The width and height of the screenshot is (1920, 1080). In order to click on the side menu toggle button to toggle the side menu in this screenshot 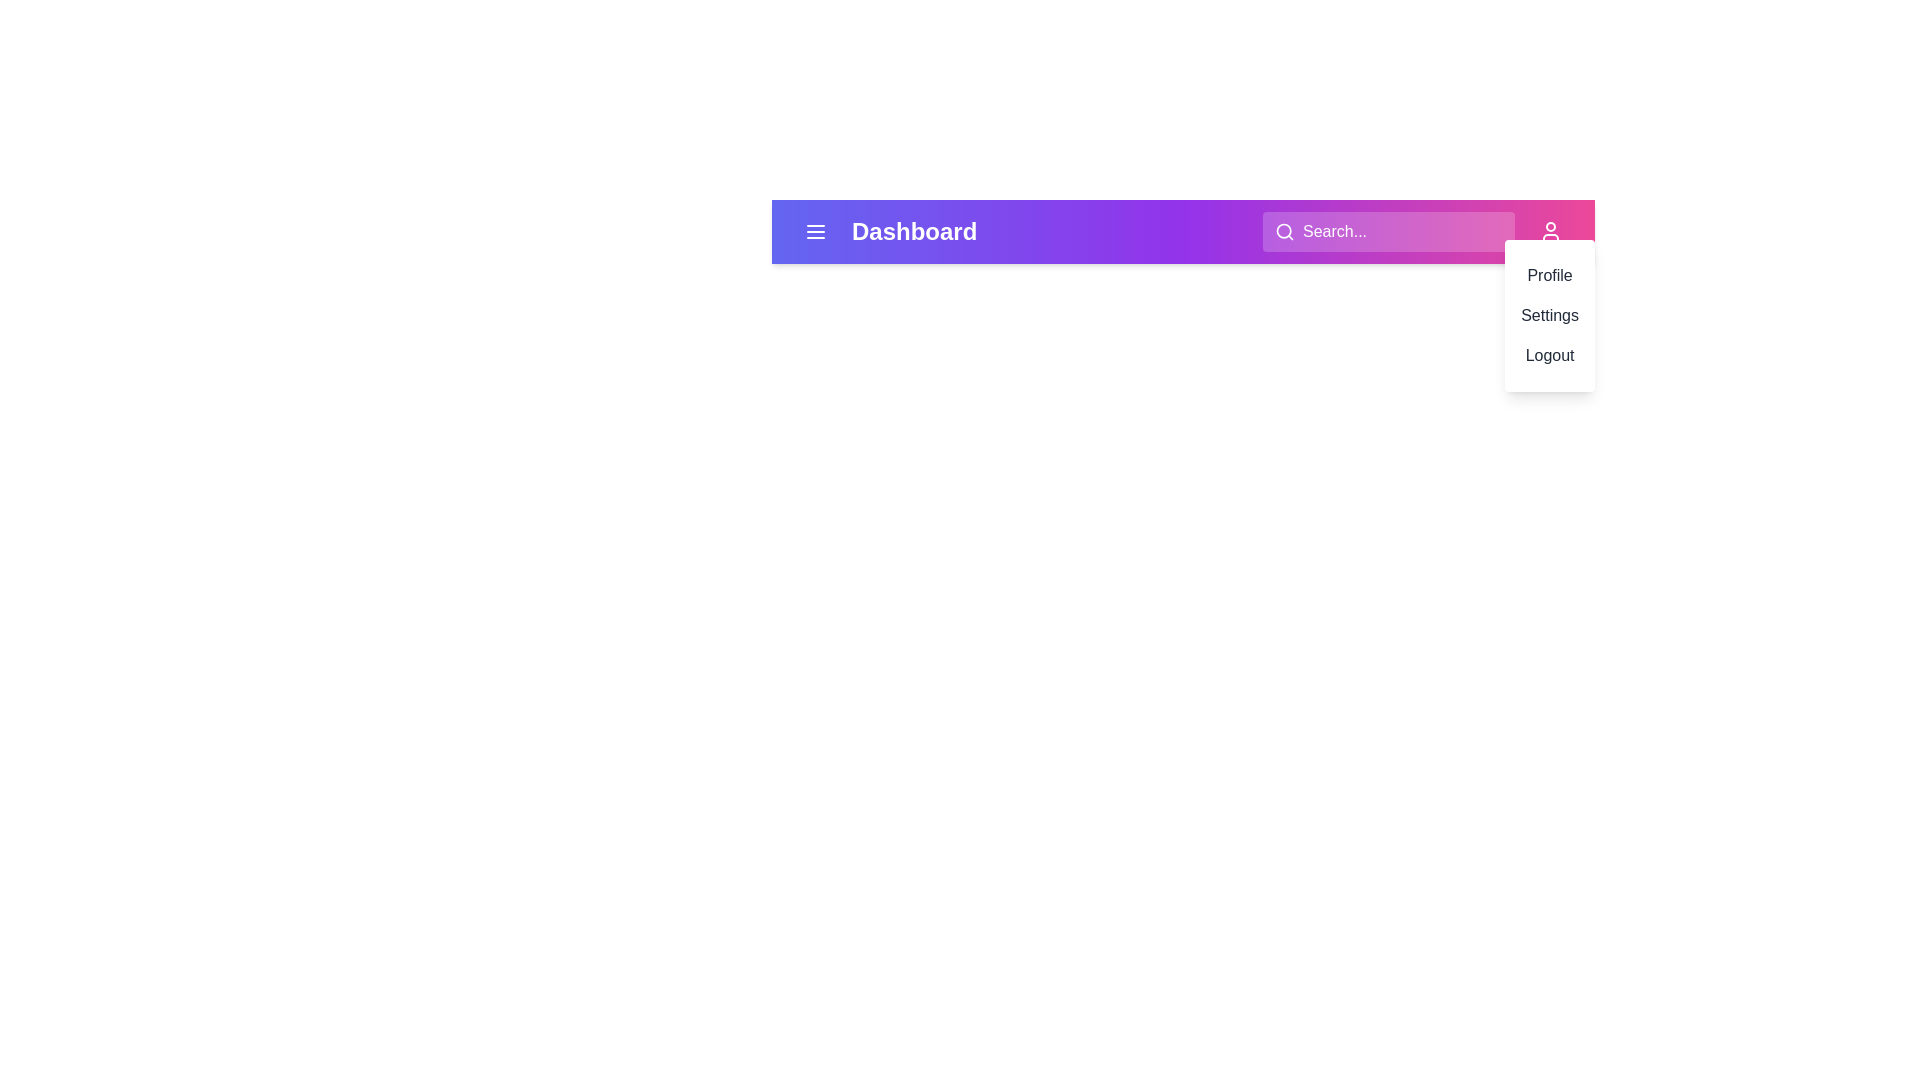, I will do `click(816, 230)`.